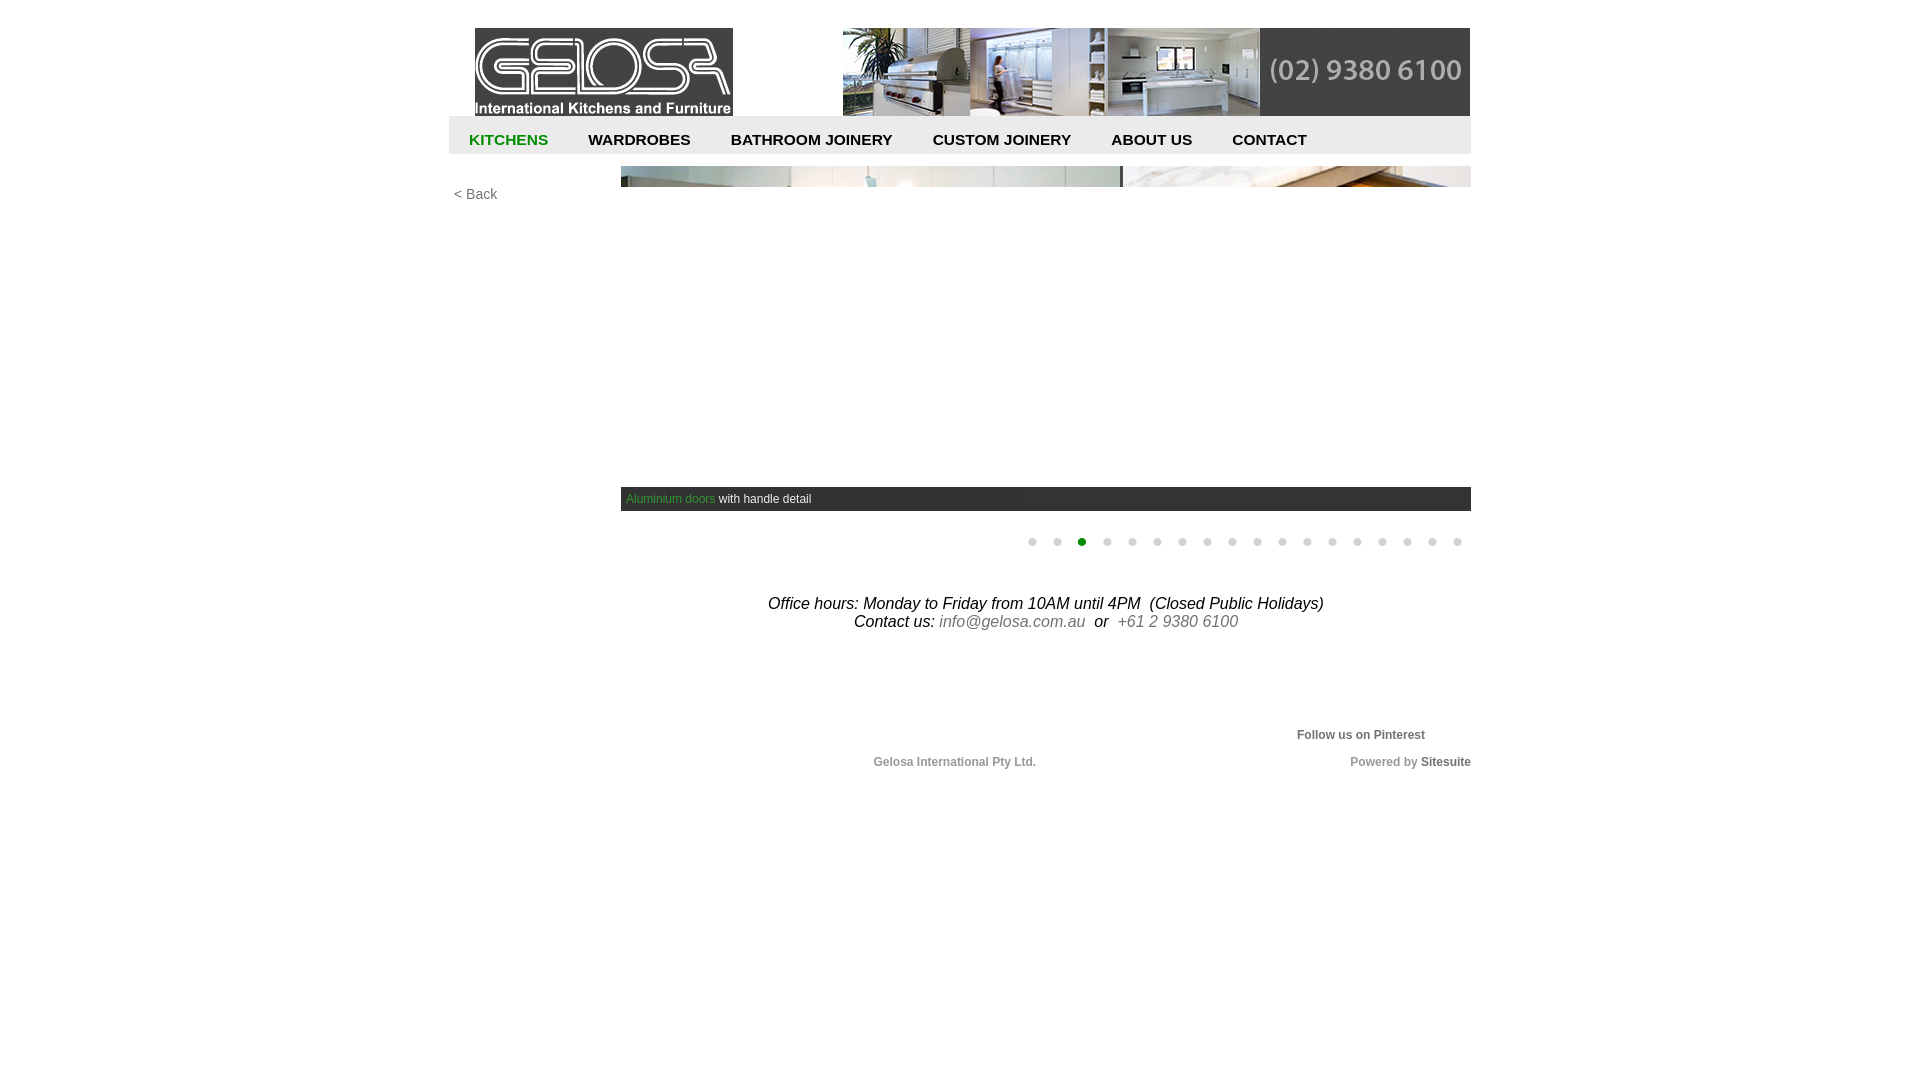 The height and width of the screenshot is (1080, 1920). I want to click on '8', so click(1205, 542).